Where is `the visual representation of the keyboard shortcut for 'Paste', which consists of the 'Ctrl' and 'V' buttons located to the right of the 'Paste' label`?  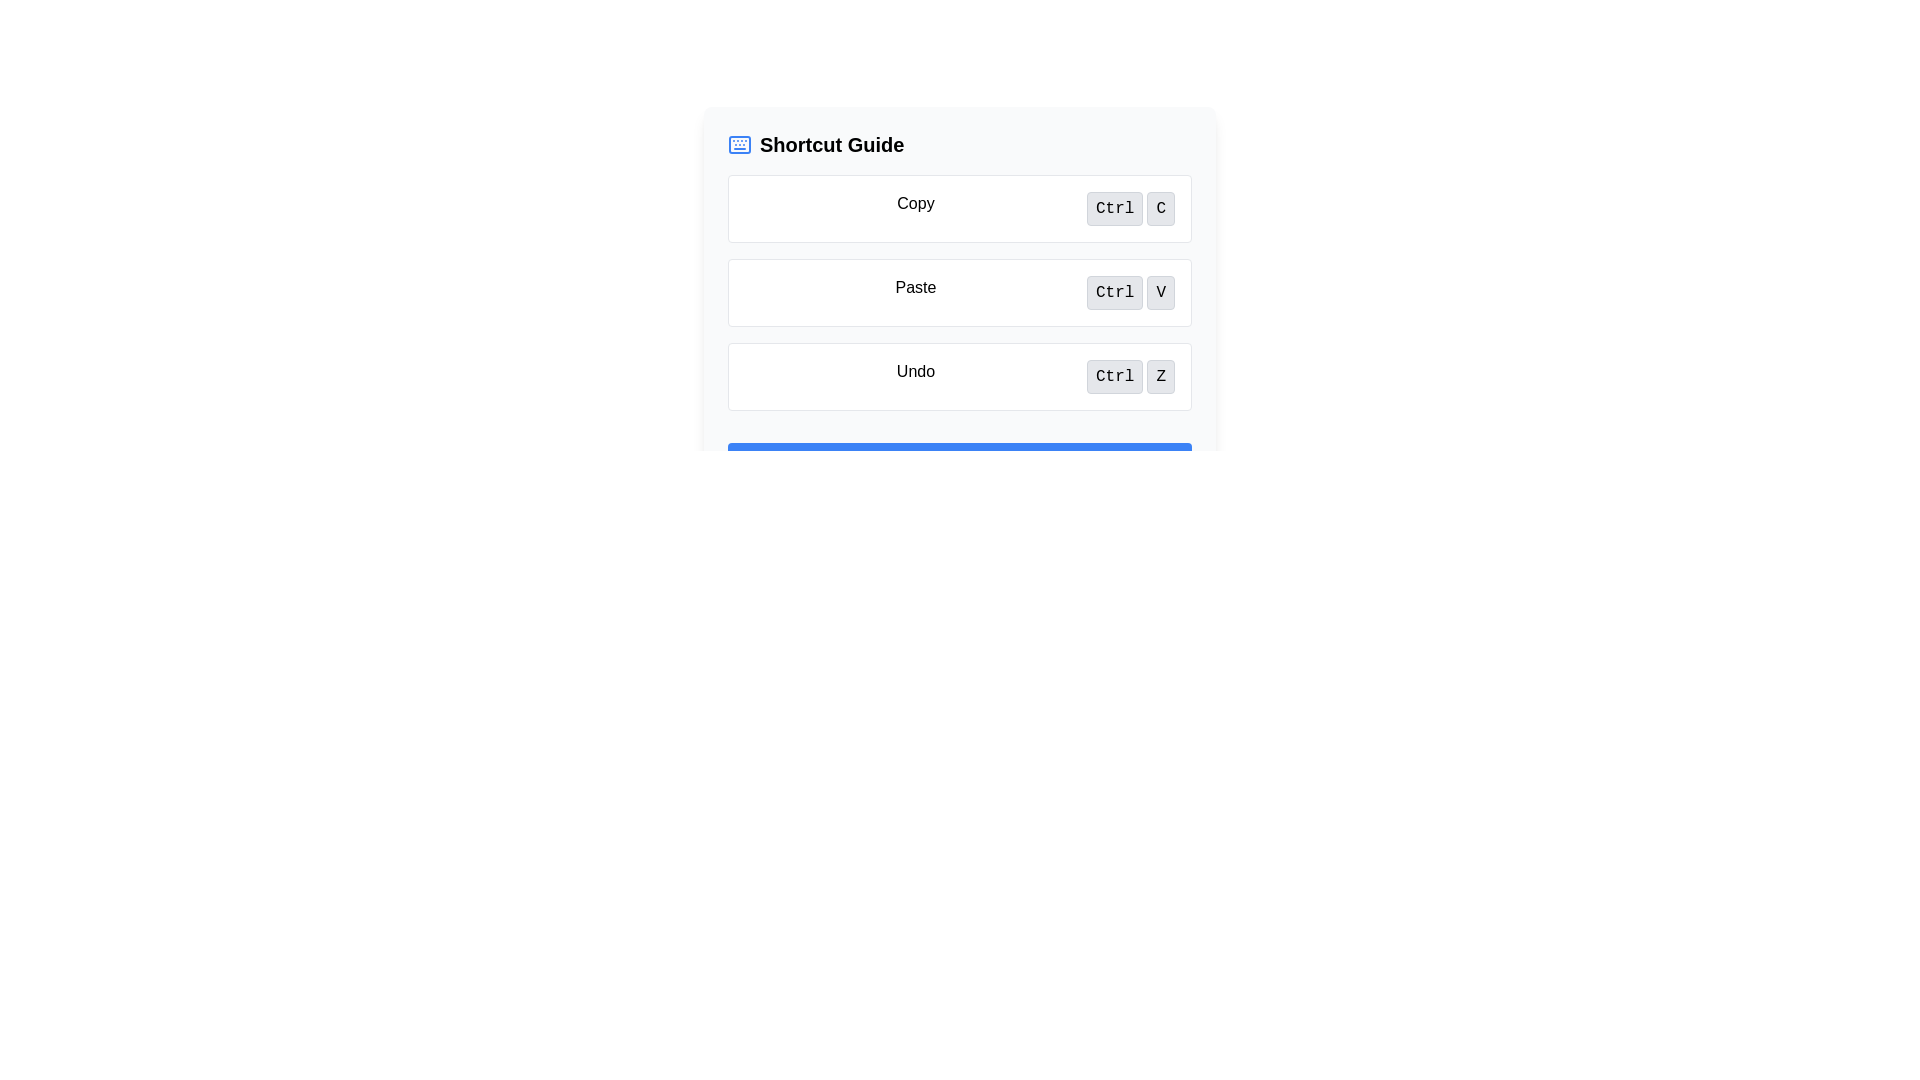
the visual representation of the keyboard shortcut for 'Paste', which consists of the 'Ctrl' and 'V' buttons located to the right of the 'Paste' label is located at coordinates (1131, 293).